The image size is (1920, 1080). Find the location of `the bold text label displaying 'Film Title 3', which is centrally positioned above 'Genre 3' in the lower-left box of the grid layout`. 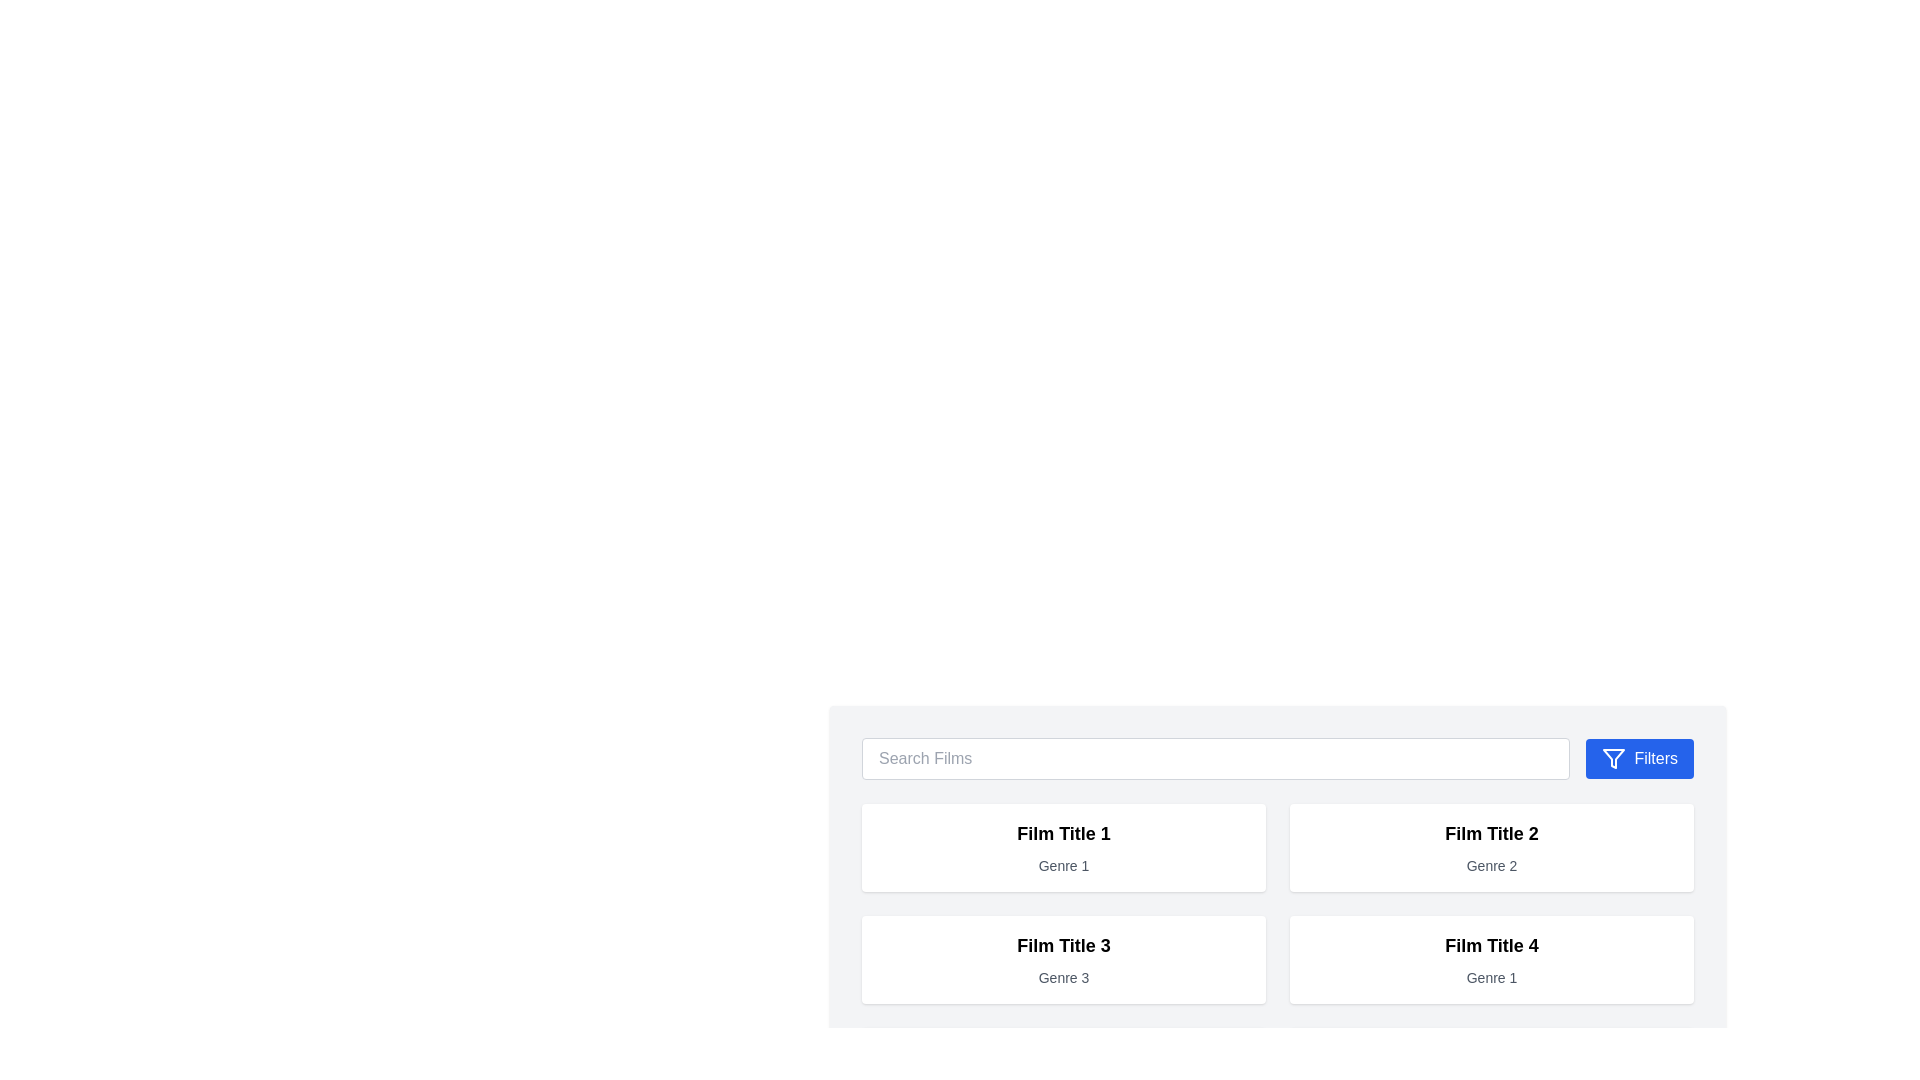

the bold text label displaying 'Film Title 3', which is centrally positioned above 'Genre 3' in the lower-left box of the grid layout is located at coordinates (1063, 945).